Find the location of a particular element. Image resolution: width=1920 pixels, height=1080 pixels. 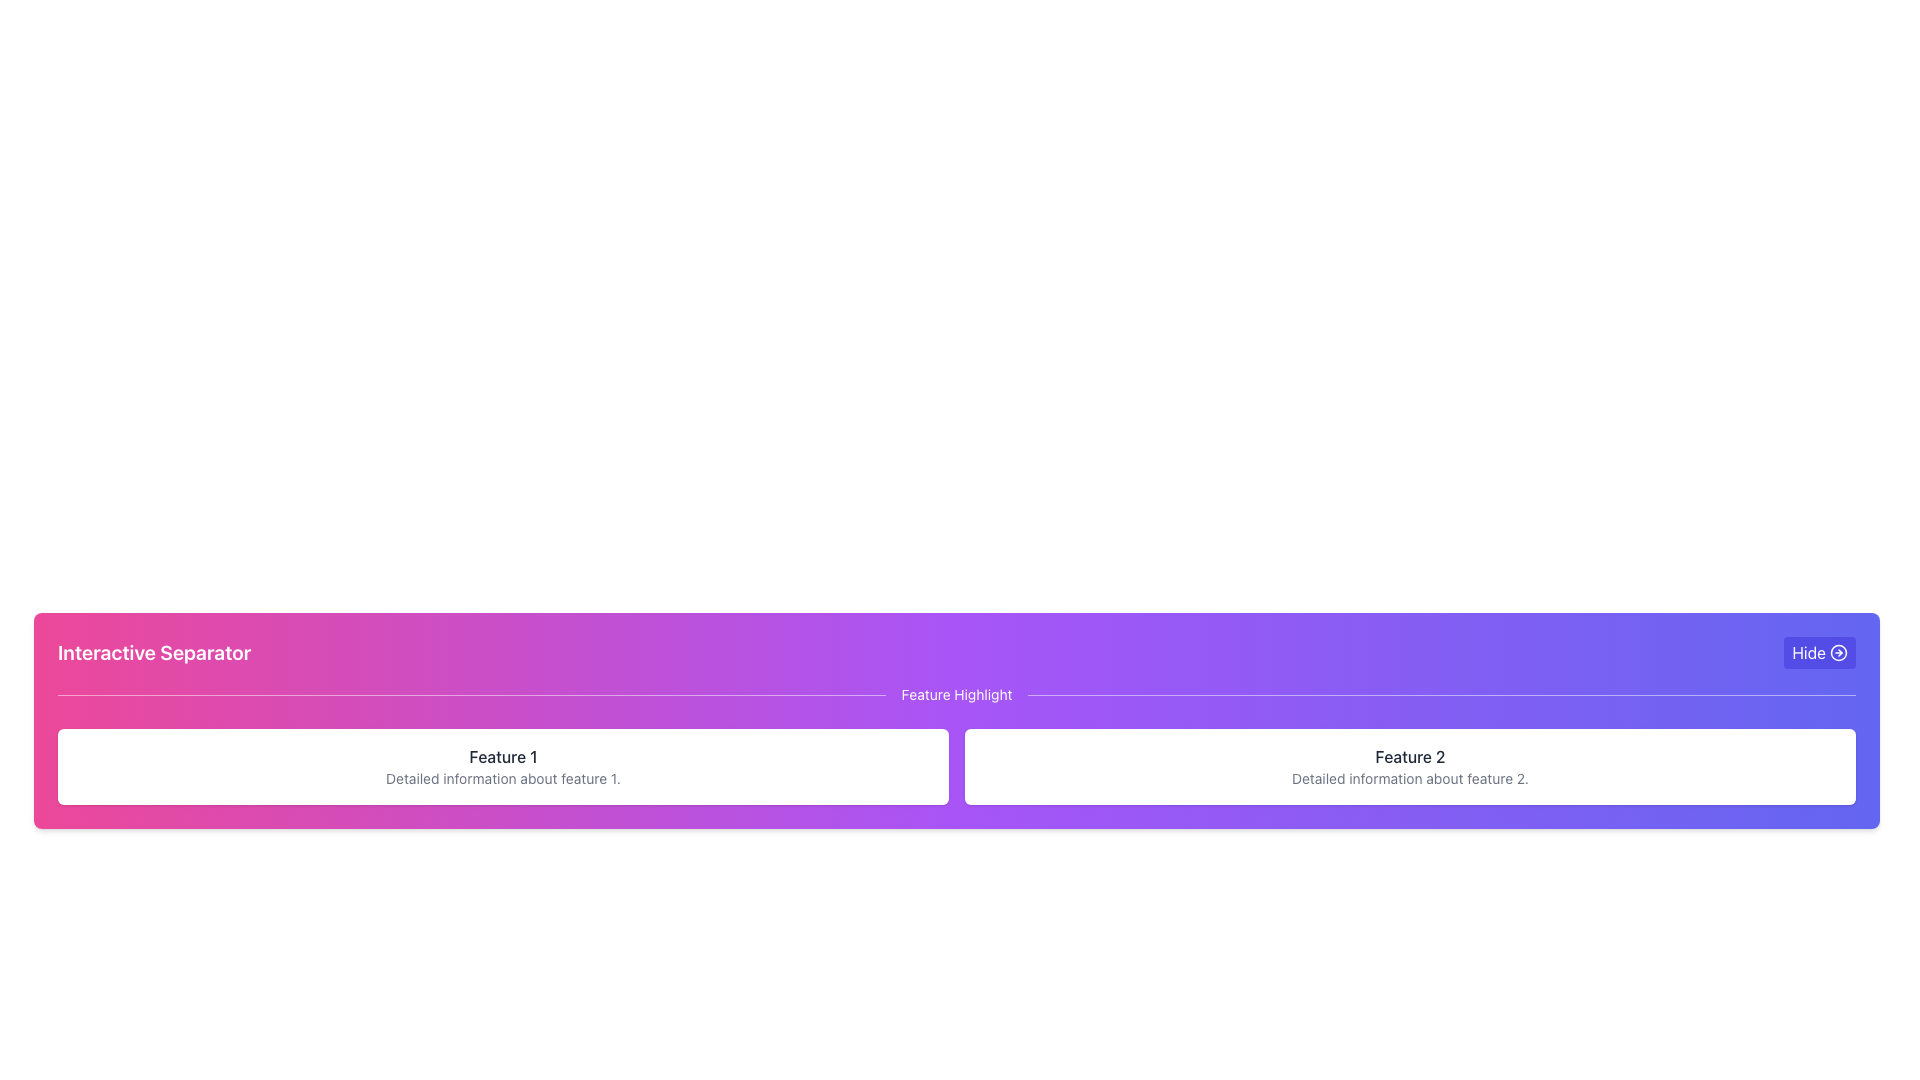

the button located on the right side of the header bar labeled 'Interactive Separator' is located at coordinates (1820, 652).